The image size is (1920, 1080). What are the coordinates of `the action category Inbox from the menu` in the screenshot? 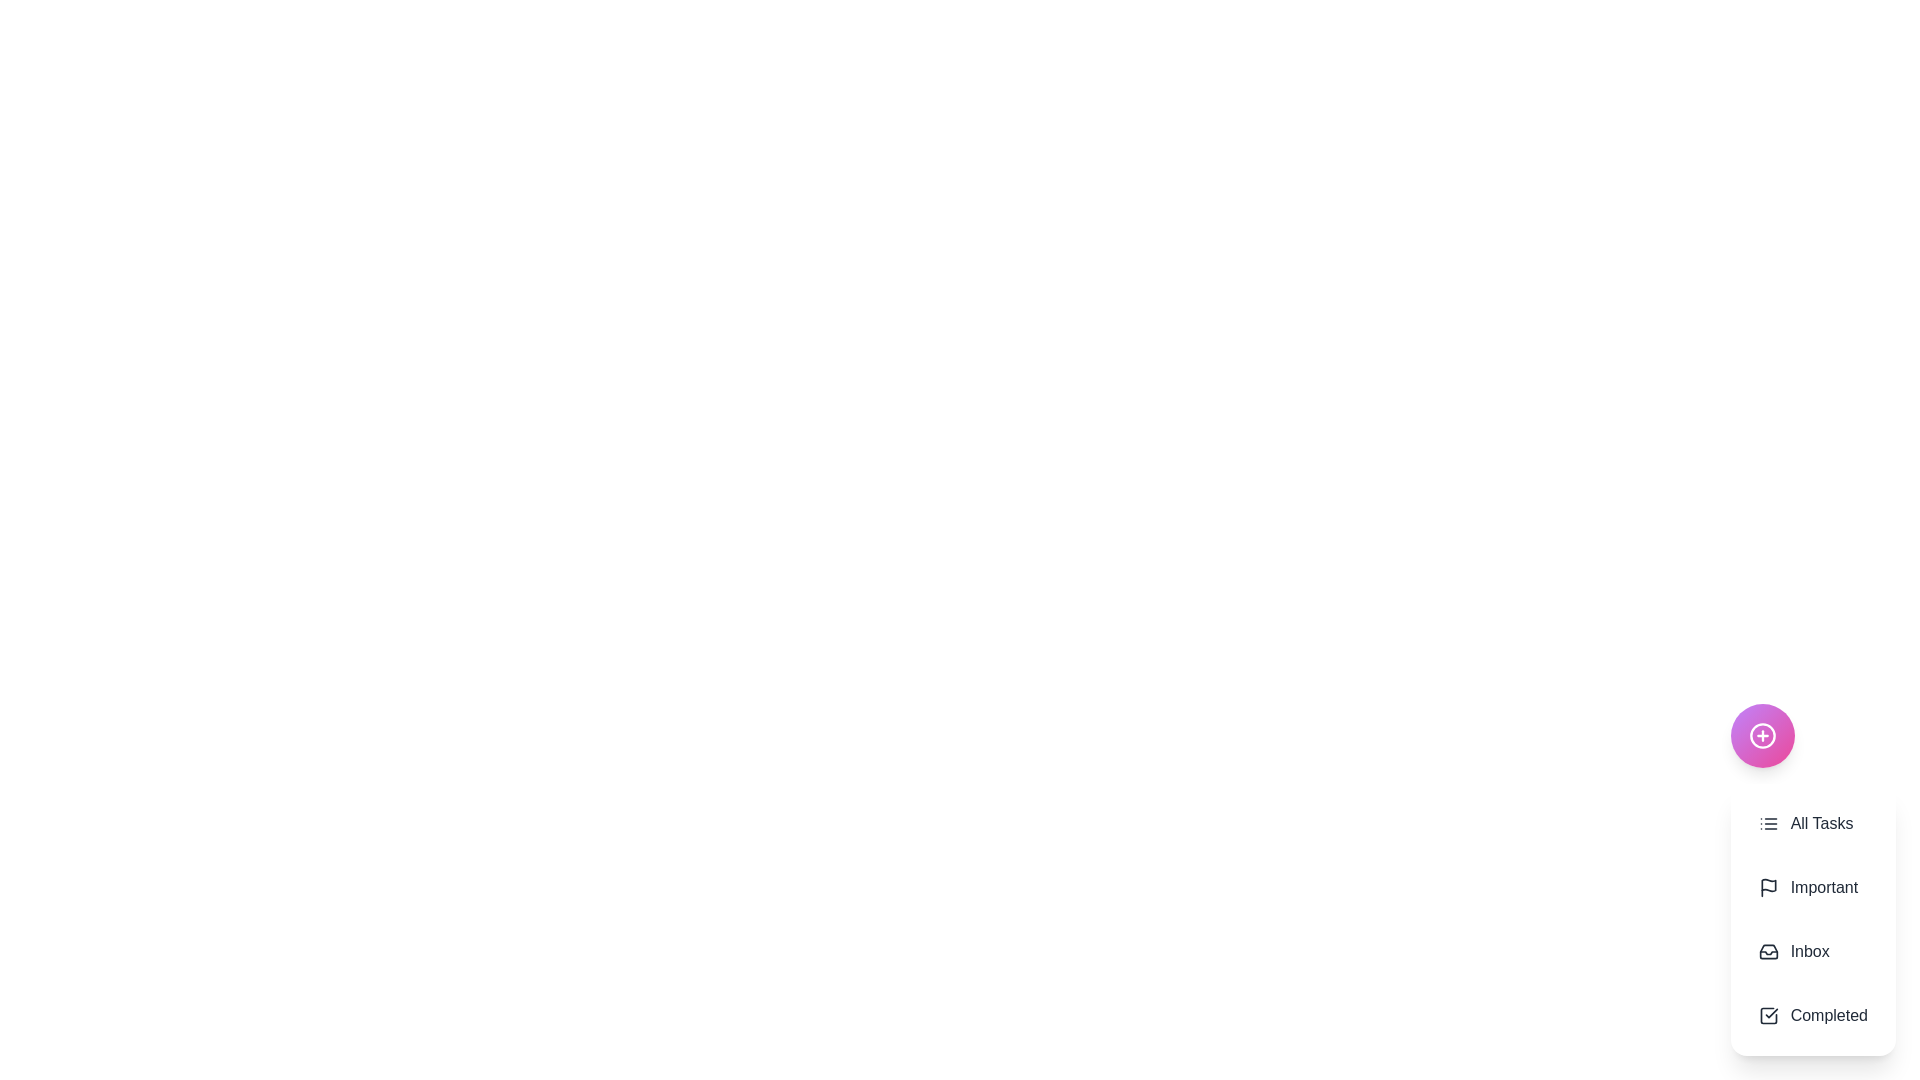 It's located at (1813, 951).